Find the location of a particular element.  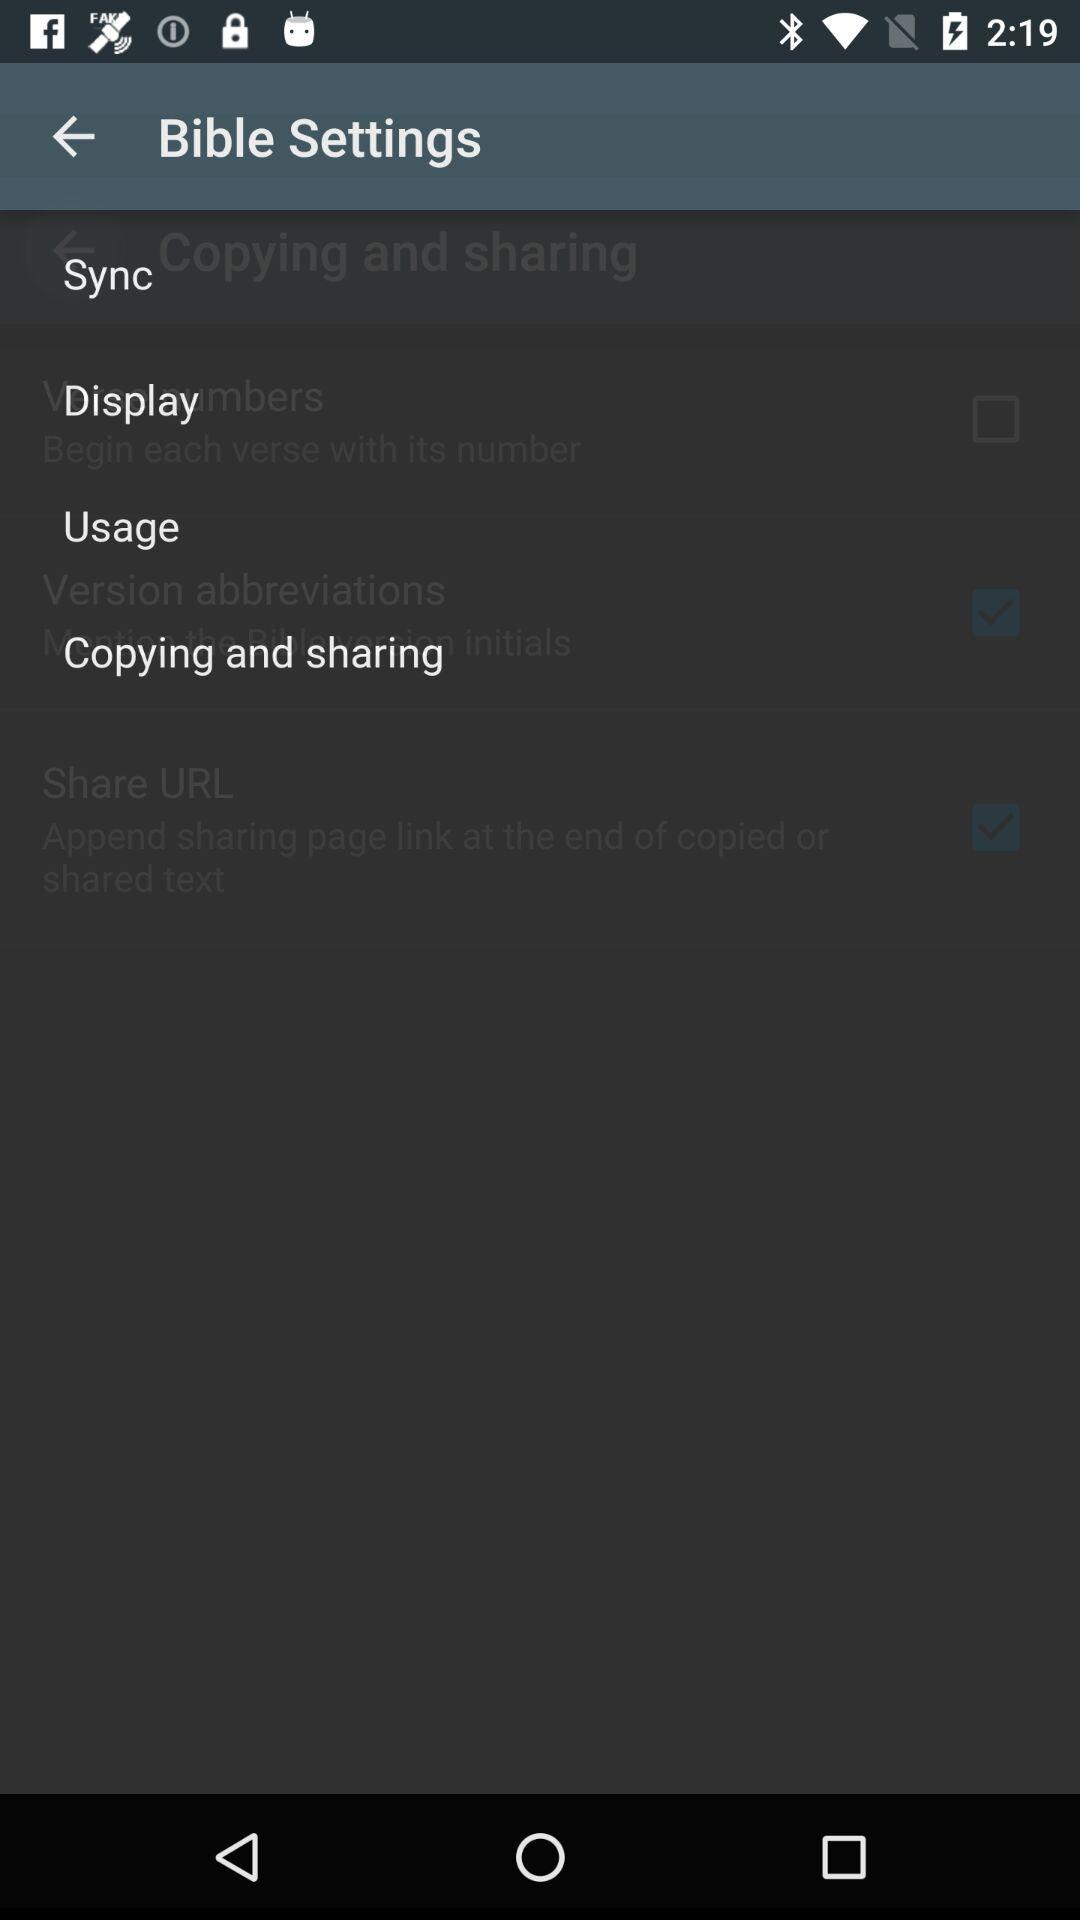

icon above display icon is located at coordinates (108, 272).